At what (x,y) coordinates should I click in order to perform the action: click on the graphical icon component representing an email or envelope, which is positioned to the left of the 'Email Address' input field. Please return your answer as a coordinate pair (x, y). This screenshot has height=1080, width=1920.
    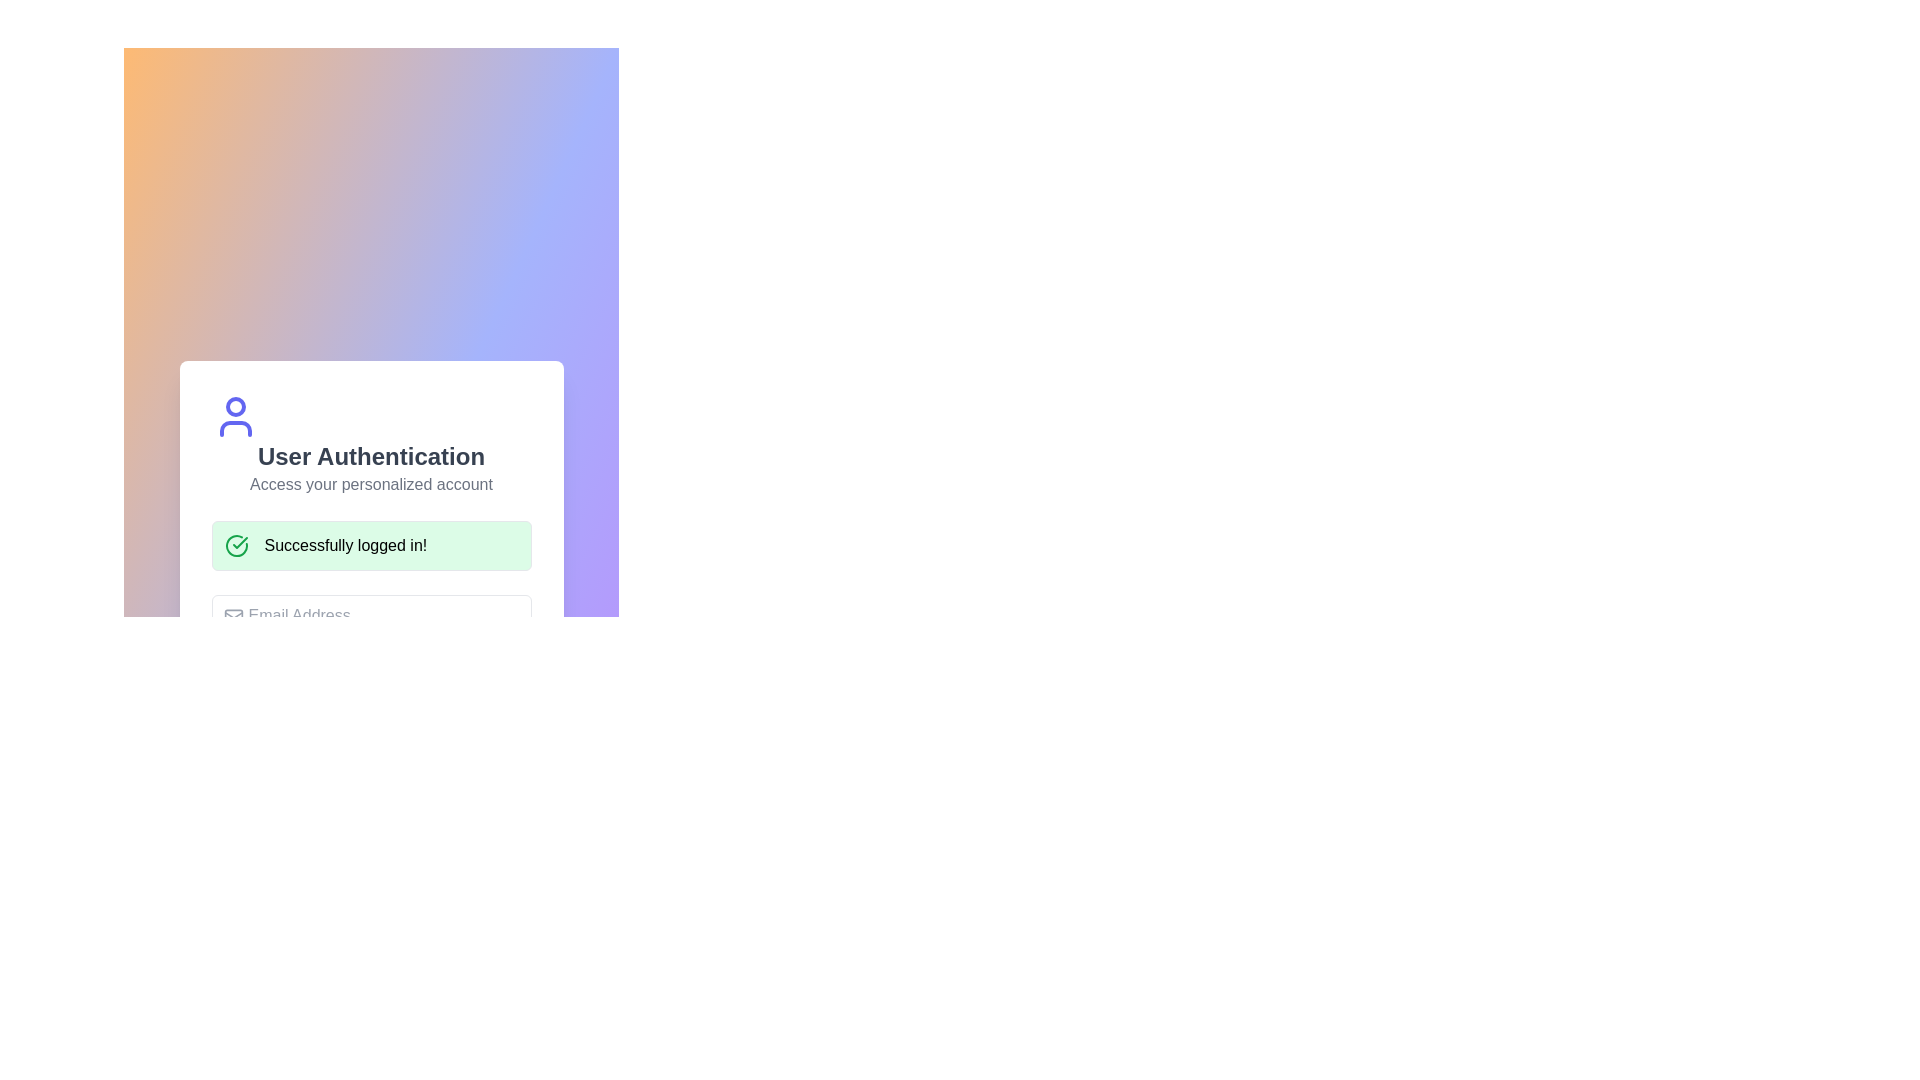
    Looking at the image, I should click on (233, 616).